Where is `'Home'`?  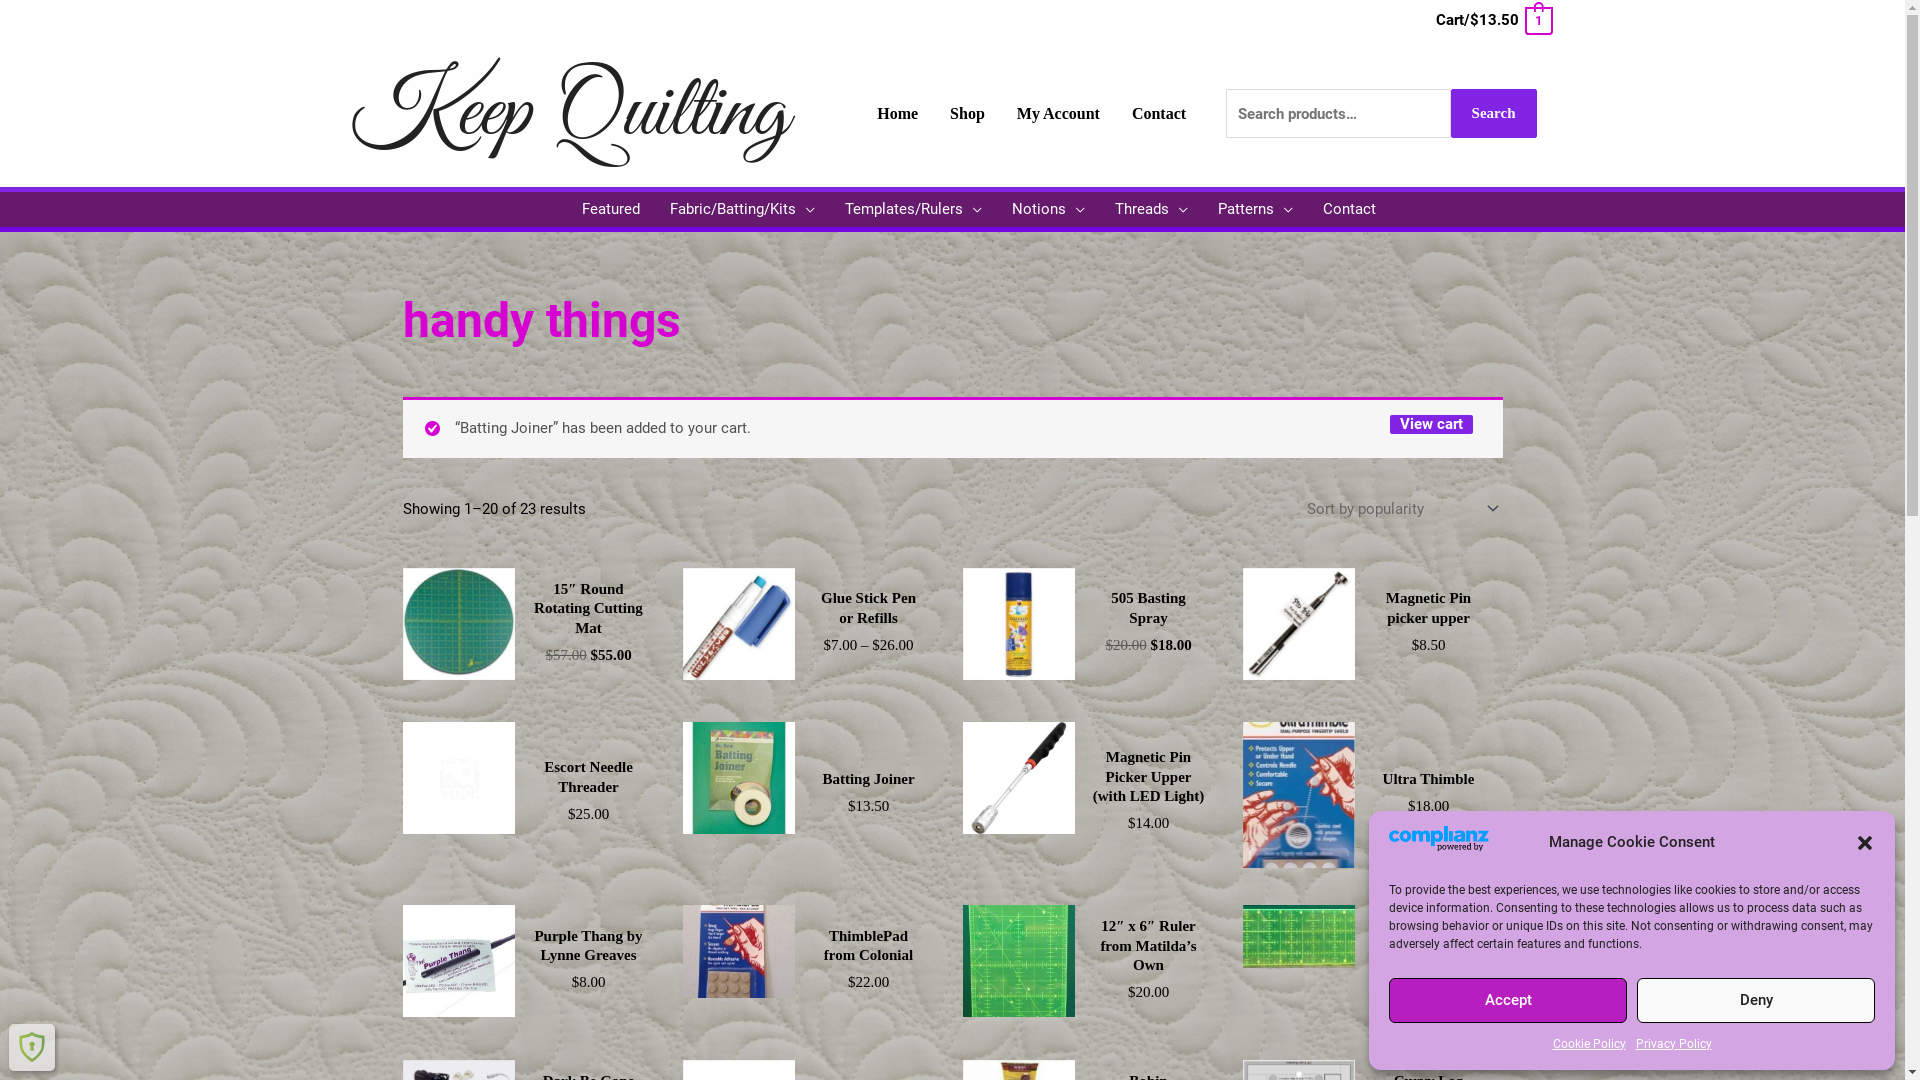
'Home' is located at coordinates (860, 113).